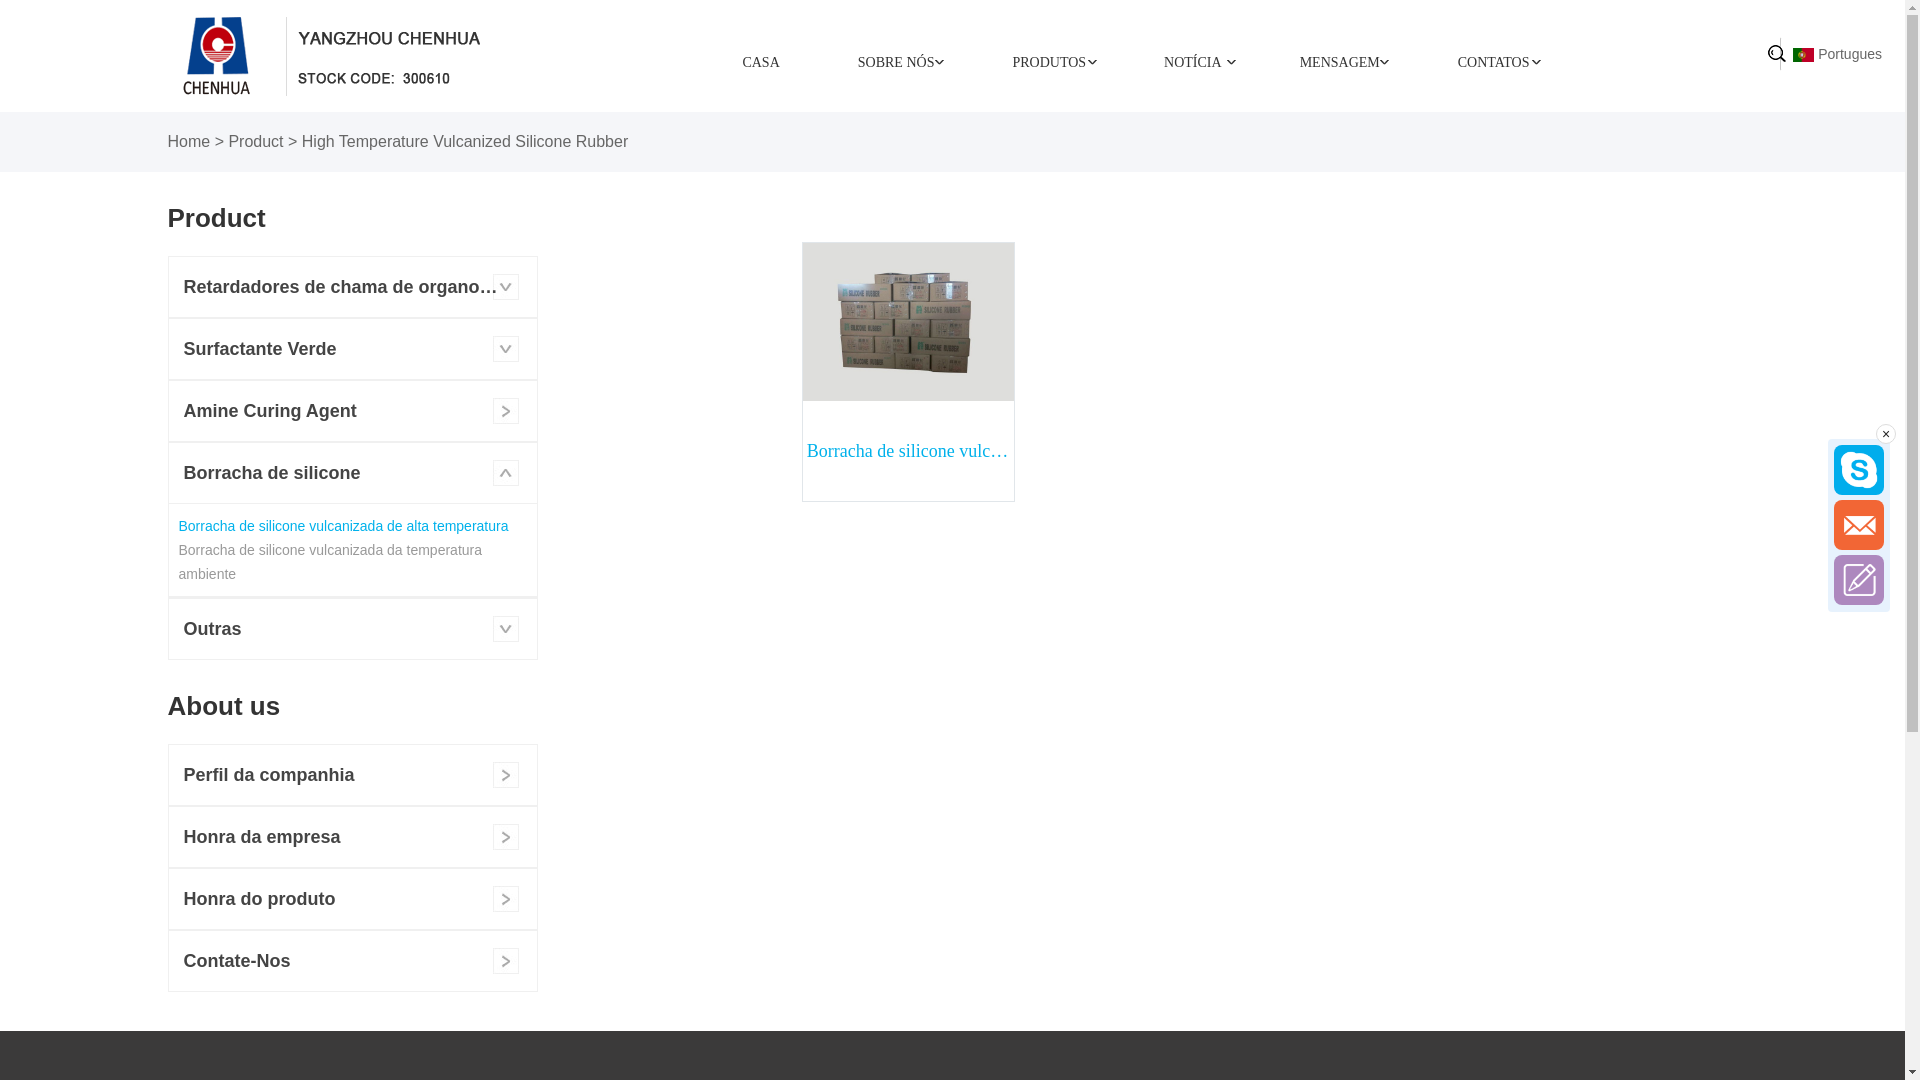 The width and height of the screenshot is (1920, 1080). Describe the element at coordinates (351, 286) in the screenshot. I see `'Retardadores de chama de organofosforados'` at that location.